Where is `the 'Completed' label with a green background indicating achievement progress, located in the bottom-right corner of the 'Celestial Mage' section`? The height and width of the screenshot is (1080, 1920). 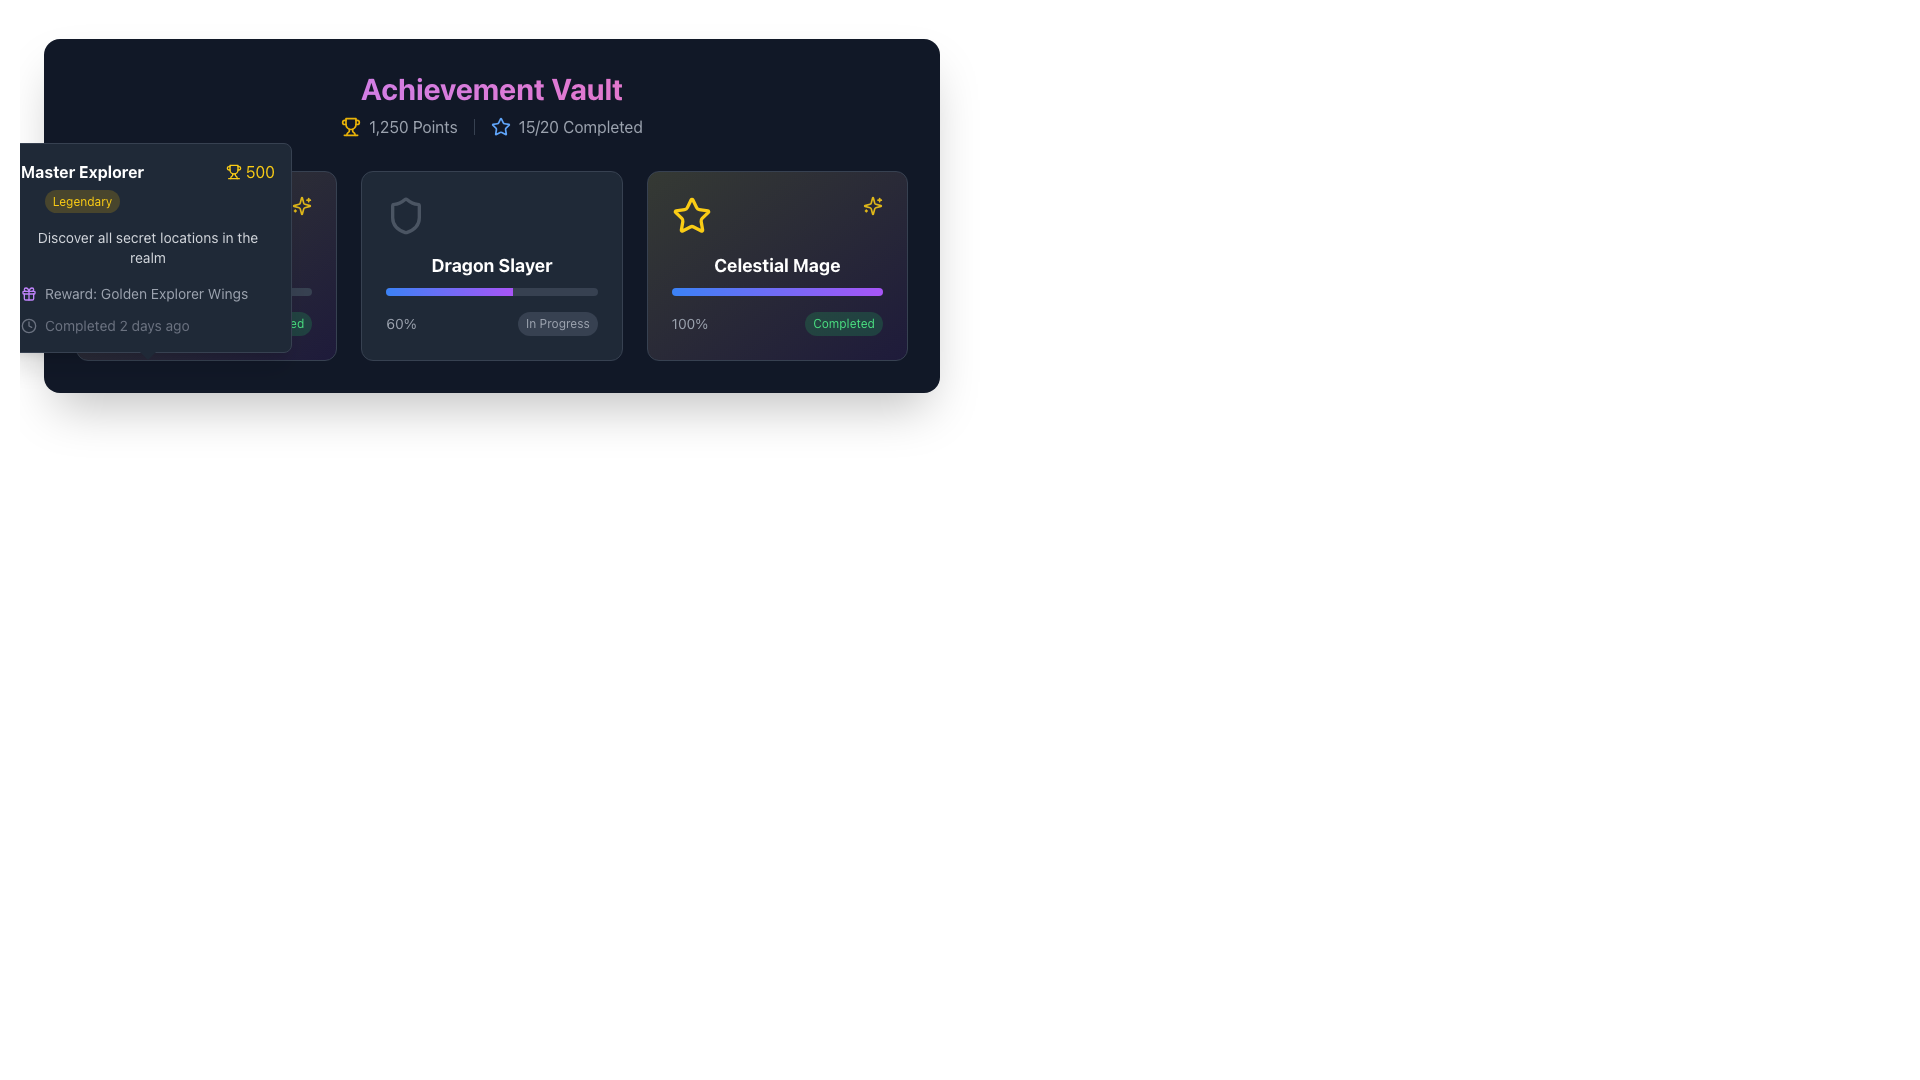
the 'Completed' label with a green background indicating achievement progress, located in the bottom-right corner of the 'Celestial Mage' section is located at coordinates (844, 323).